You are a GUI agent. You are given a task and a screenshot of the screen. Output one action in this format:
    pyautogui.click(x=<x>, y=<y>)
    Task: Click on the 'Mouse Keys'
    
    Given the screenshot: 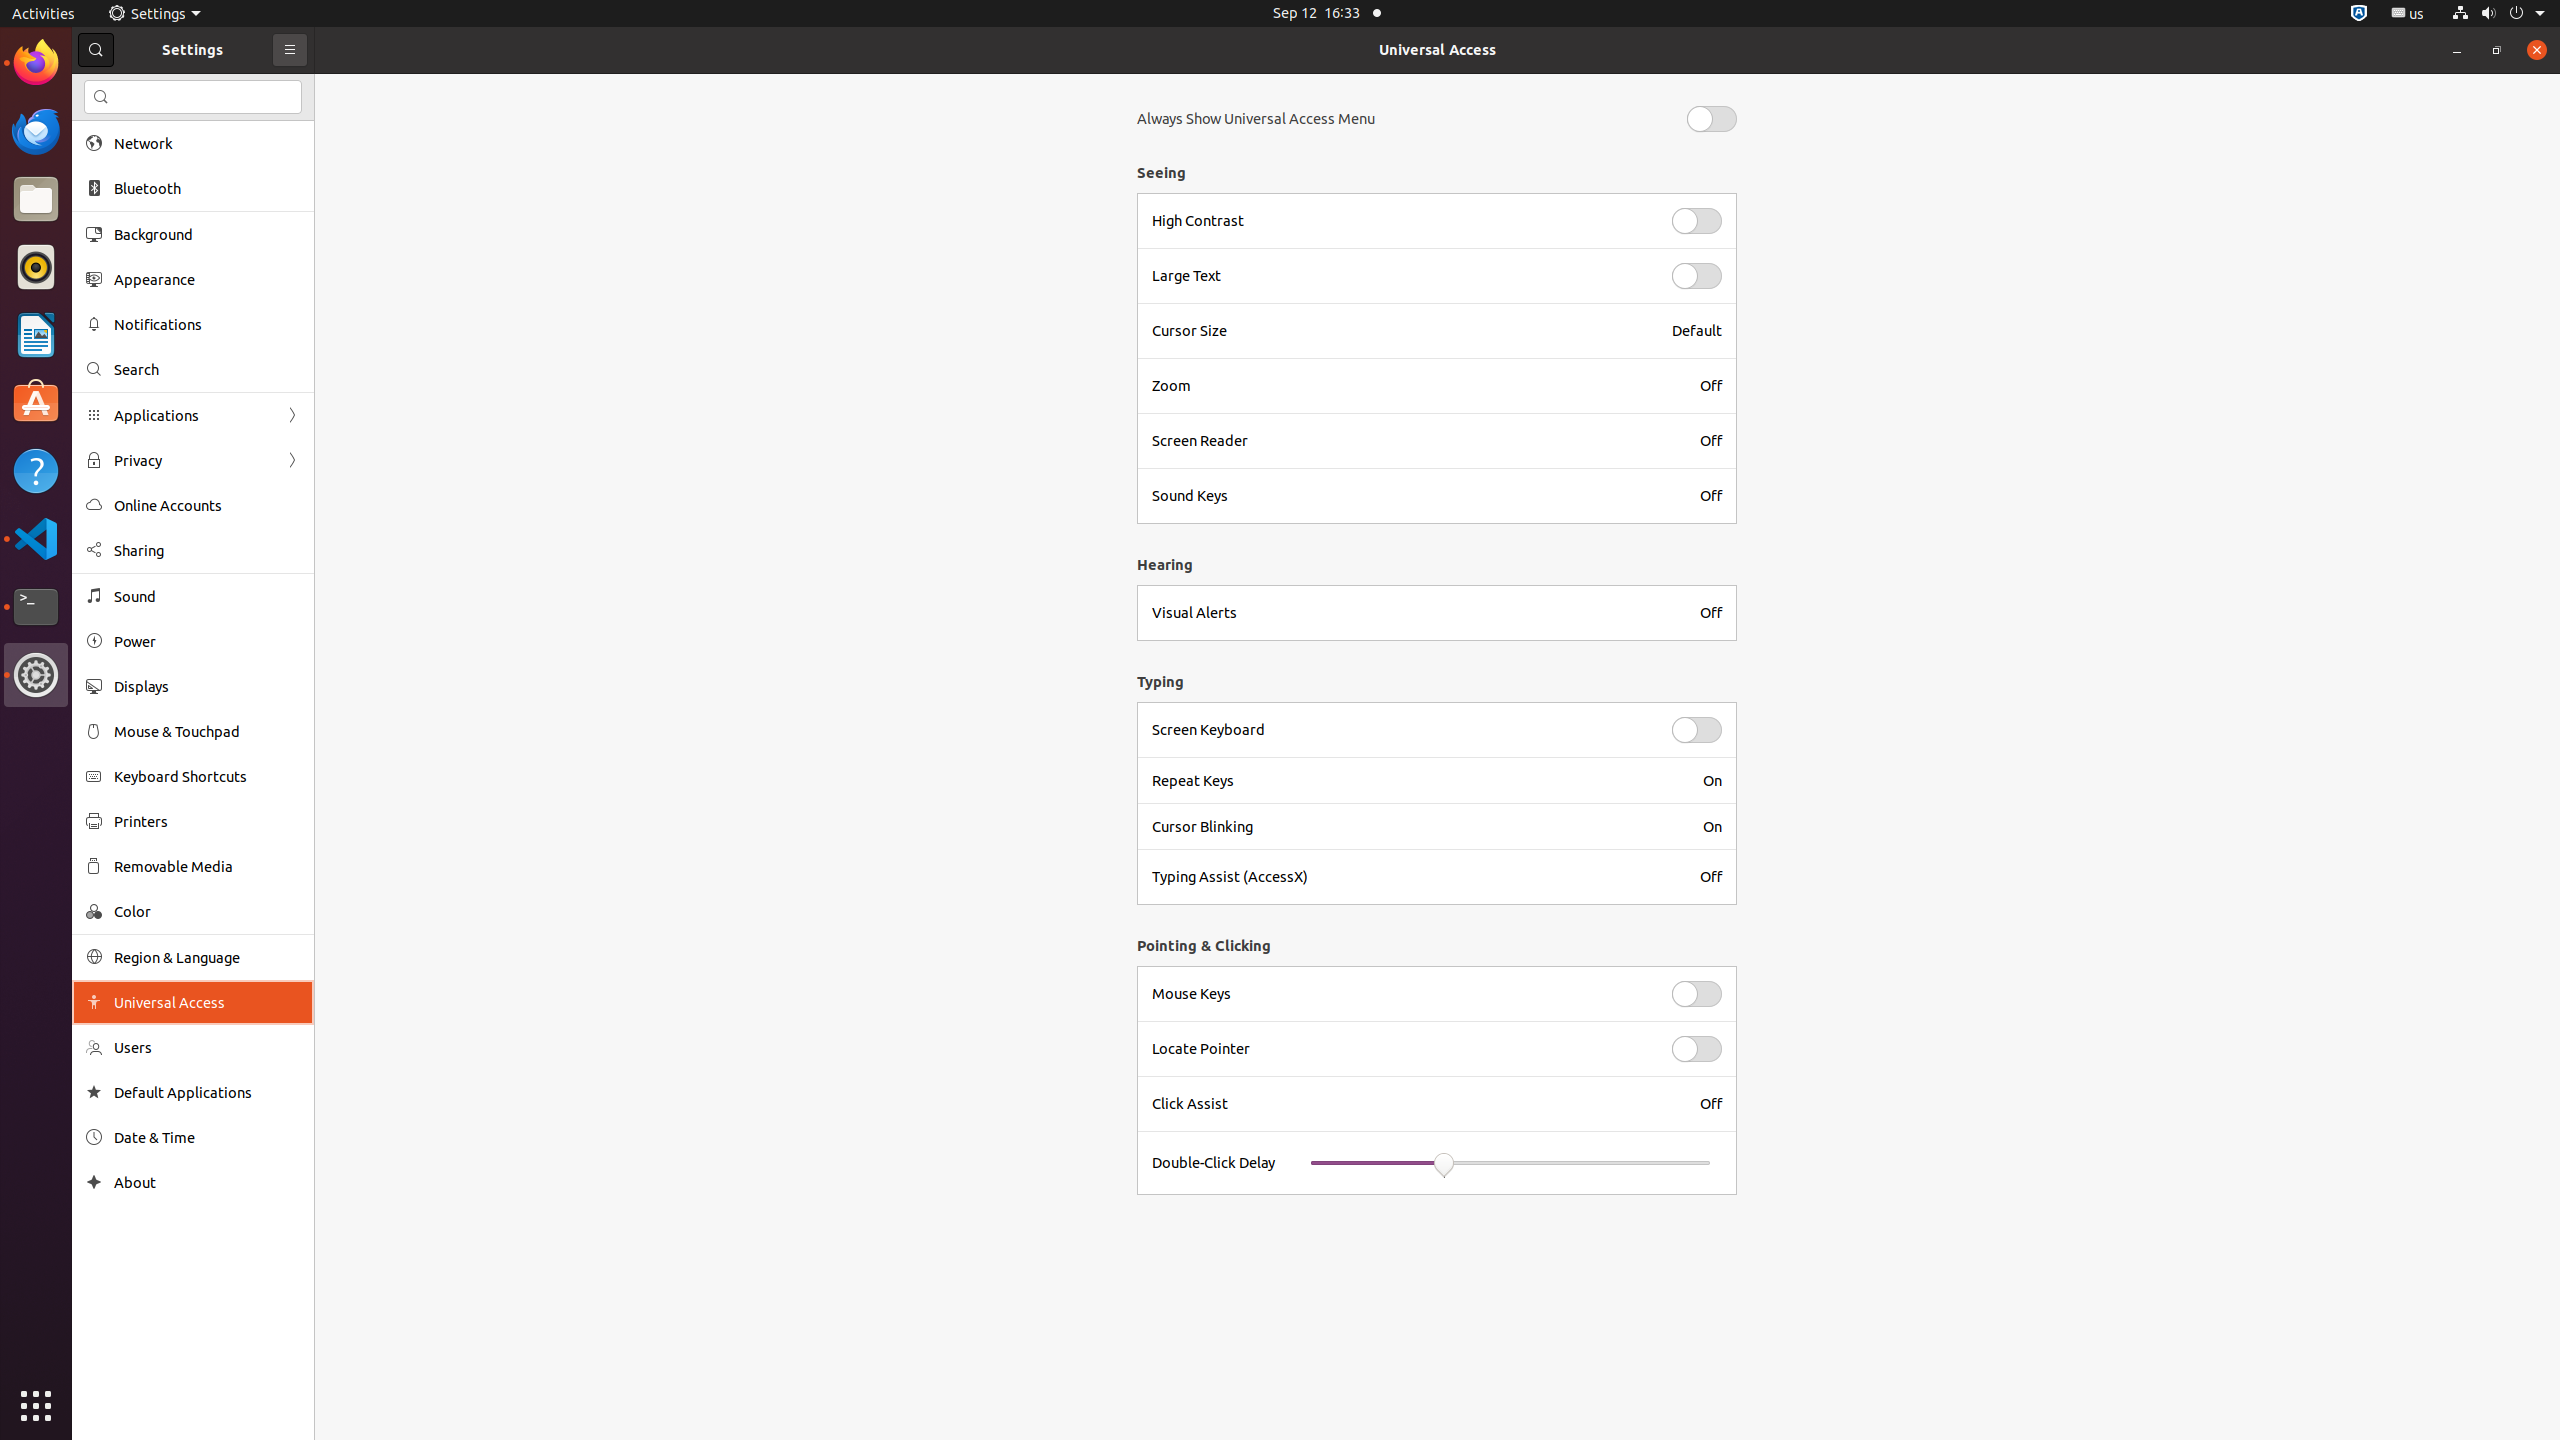 What is the action you would take?
    pyautogui.click(x=1399, y=993)
    